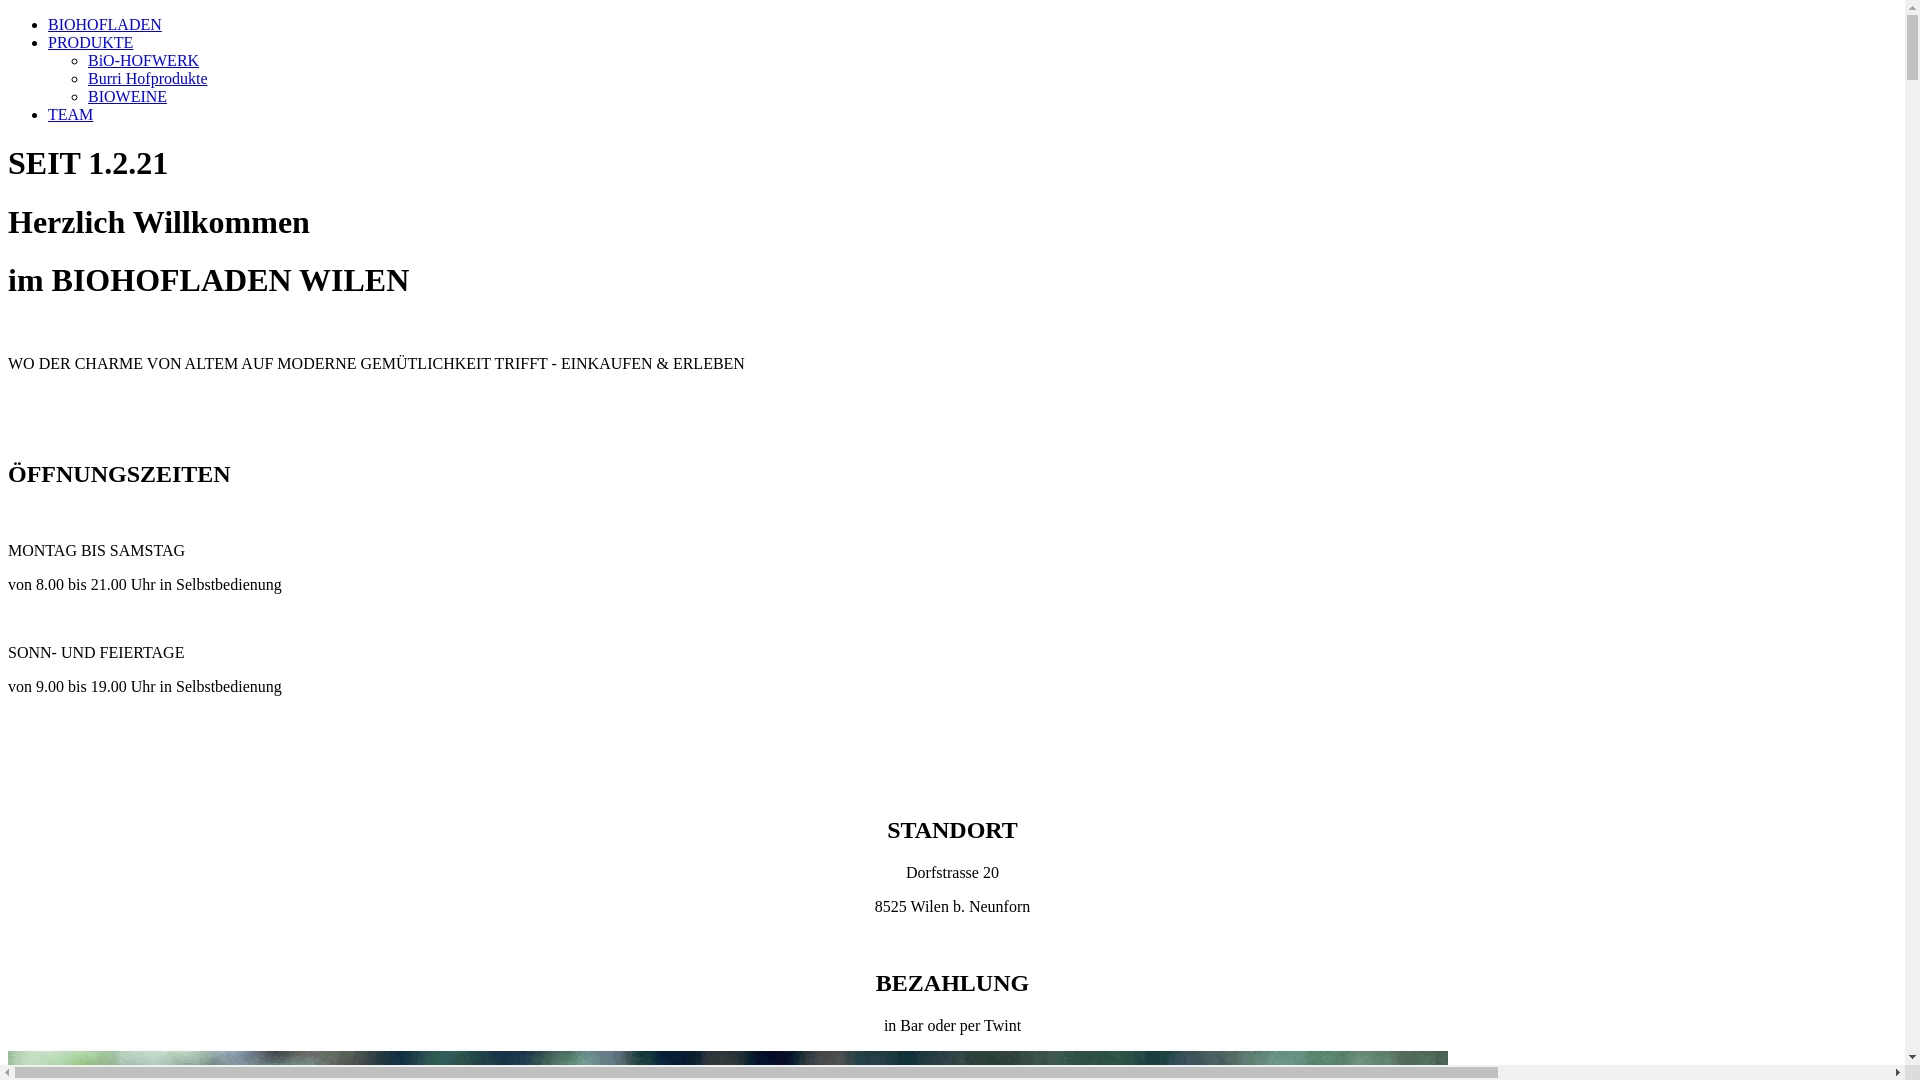 The height and width of the screenshot is (1080, 1920). What do you see at coordinates (104, 24) in the screenshot?
I see `'BIOHOFLADEN'` at bounding box center [104, 24].